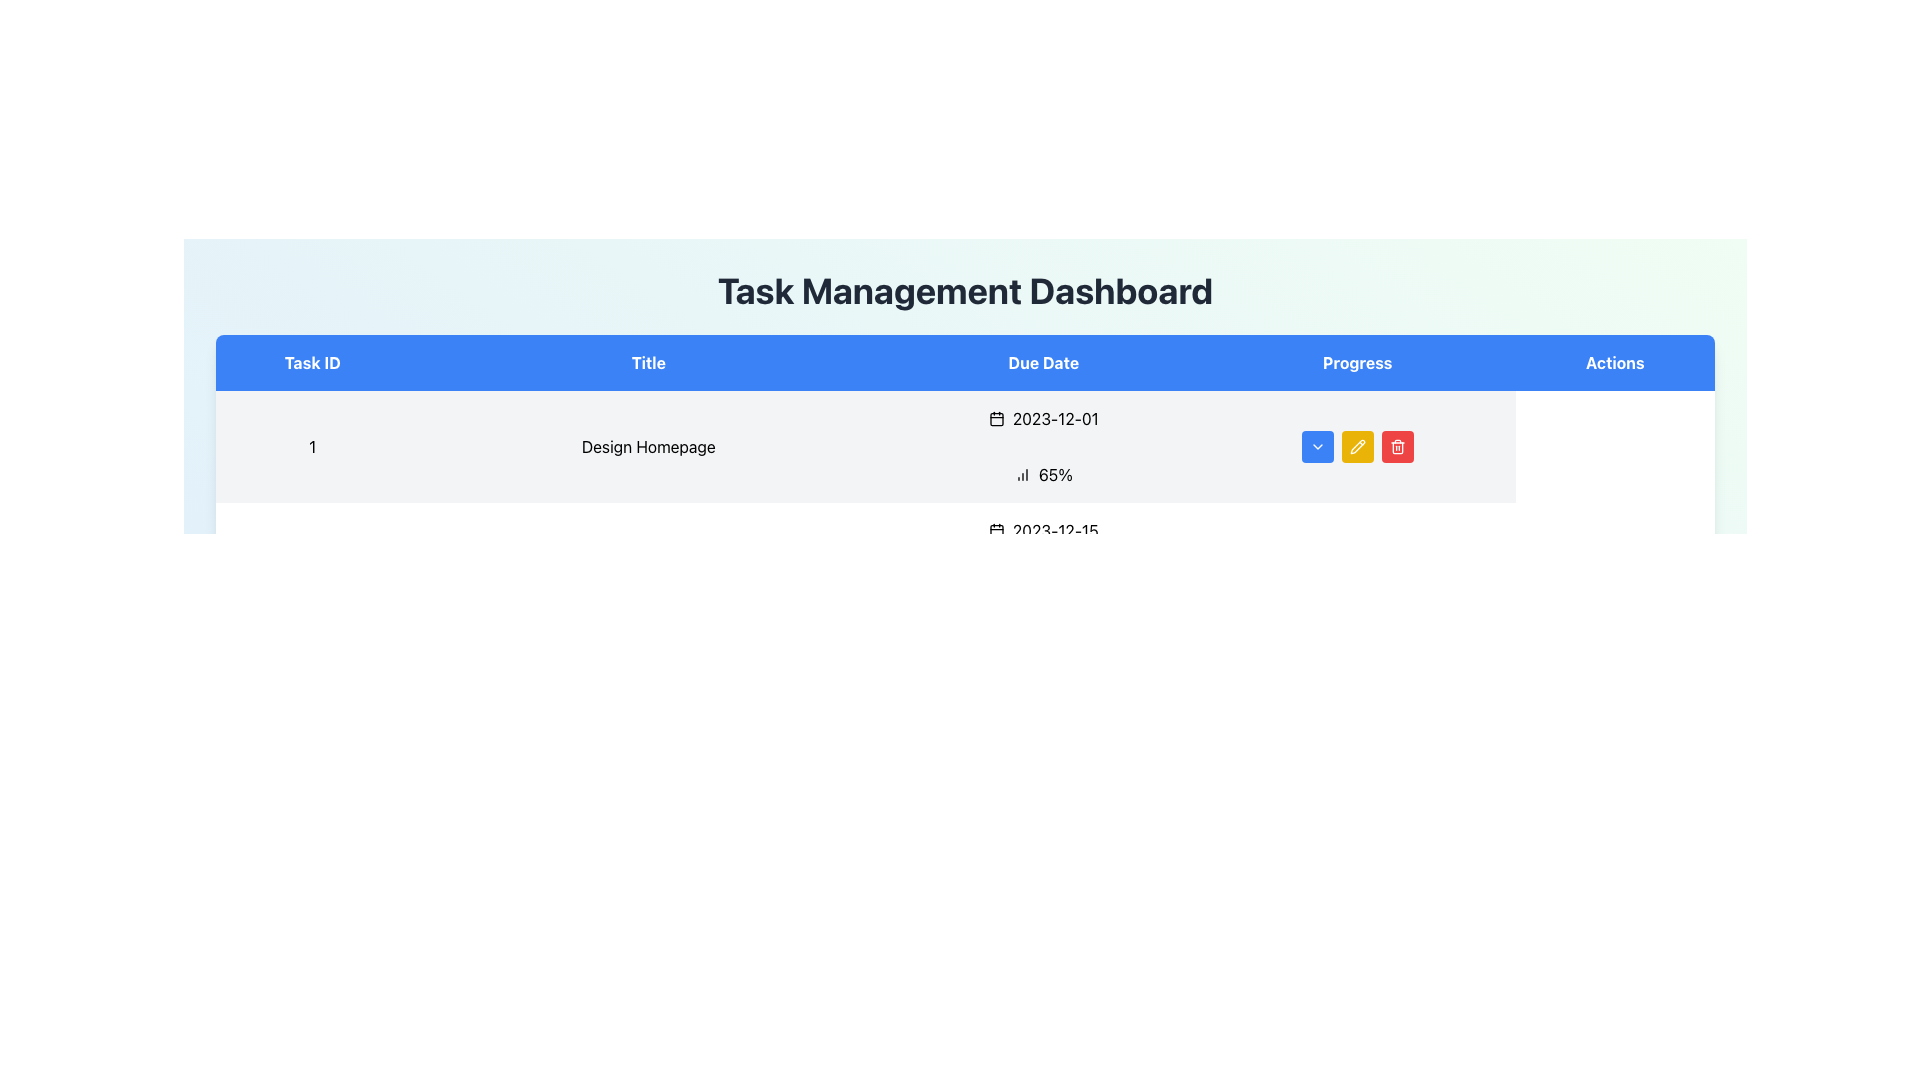 This screenshot has width=1920, height=1080. Describe the element at coordinates (1042, 418) in the screenshot. I see `the date display label showing '2023-12-01', located in the third column under 'Due Date', which is adjacent to 'Design Homepage' and above '65%'` at that location.